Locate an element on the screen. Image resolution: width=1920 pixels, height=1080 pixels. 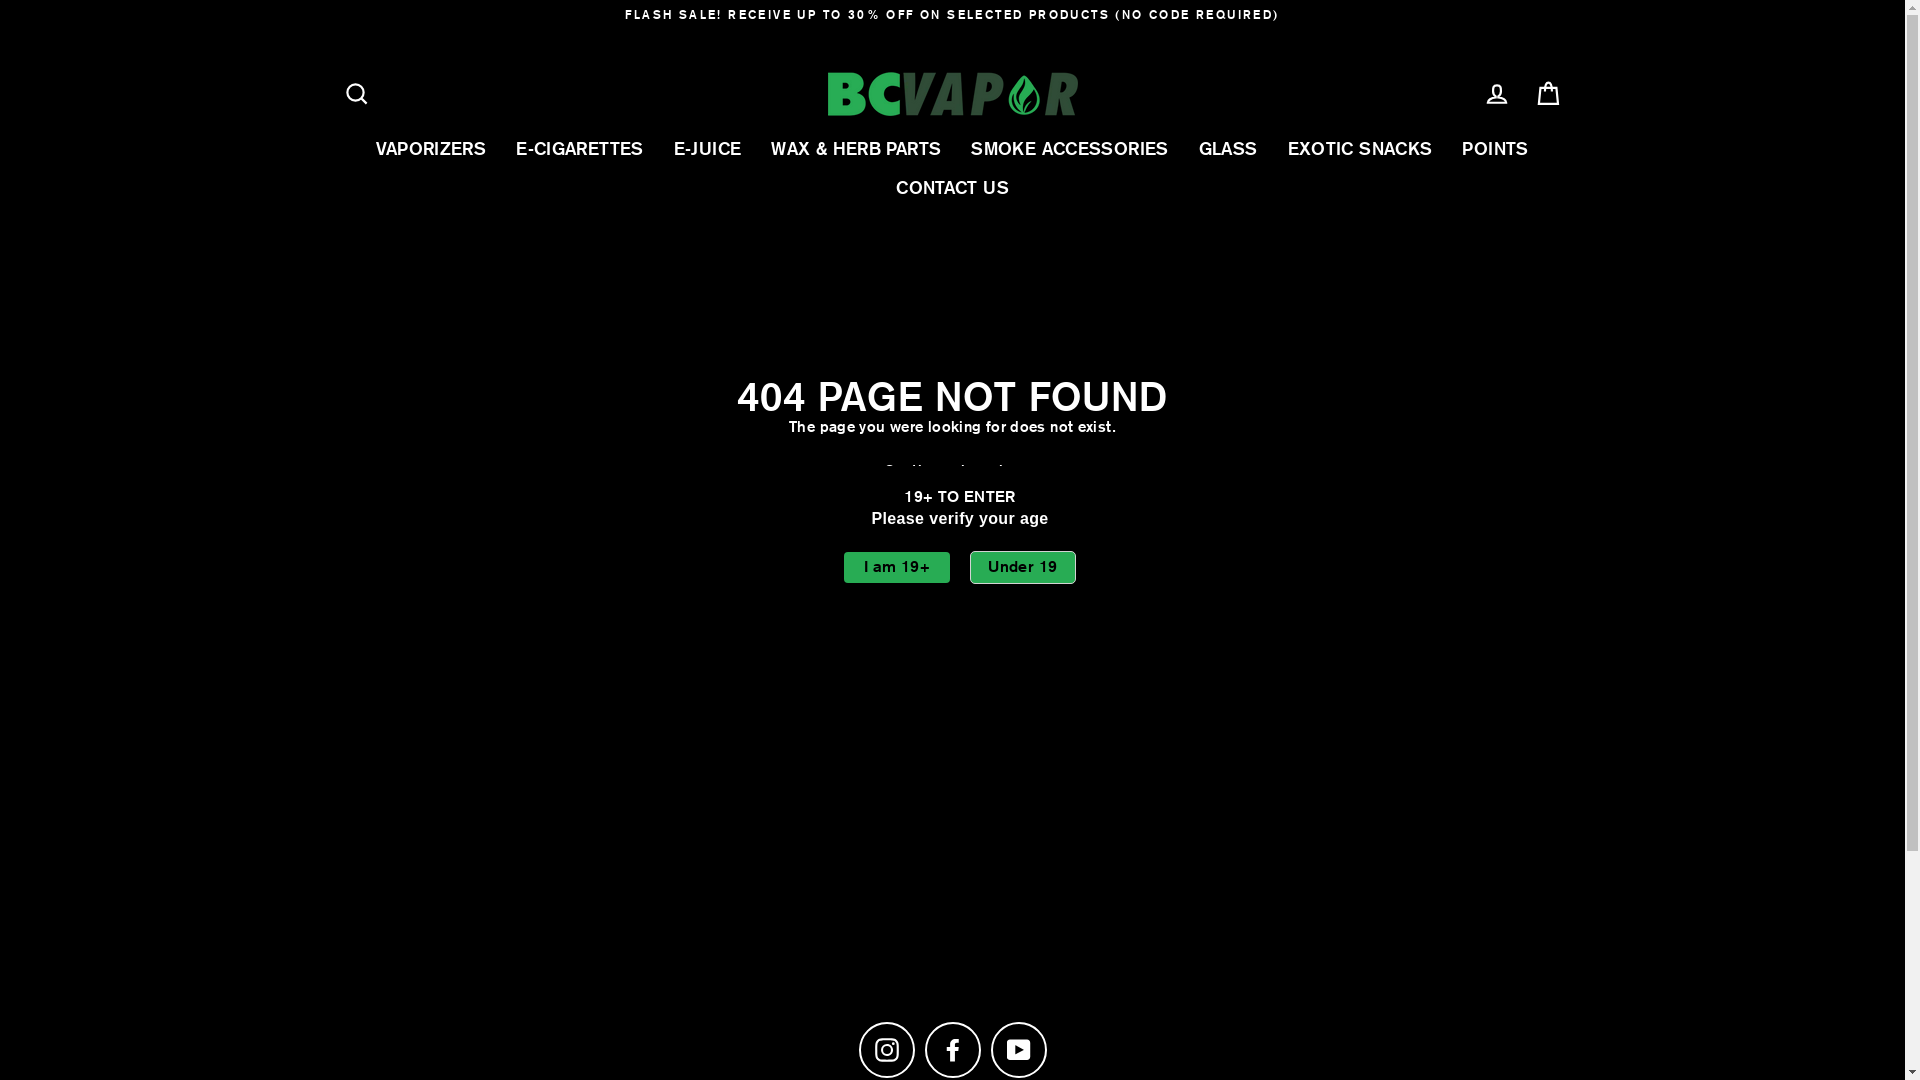
'I am 19+' is located at coordinates (896, 567).